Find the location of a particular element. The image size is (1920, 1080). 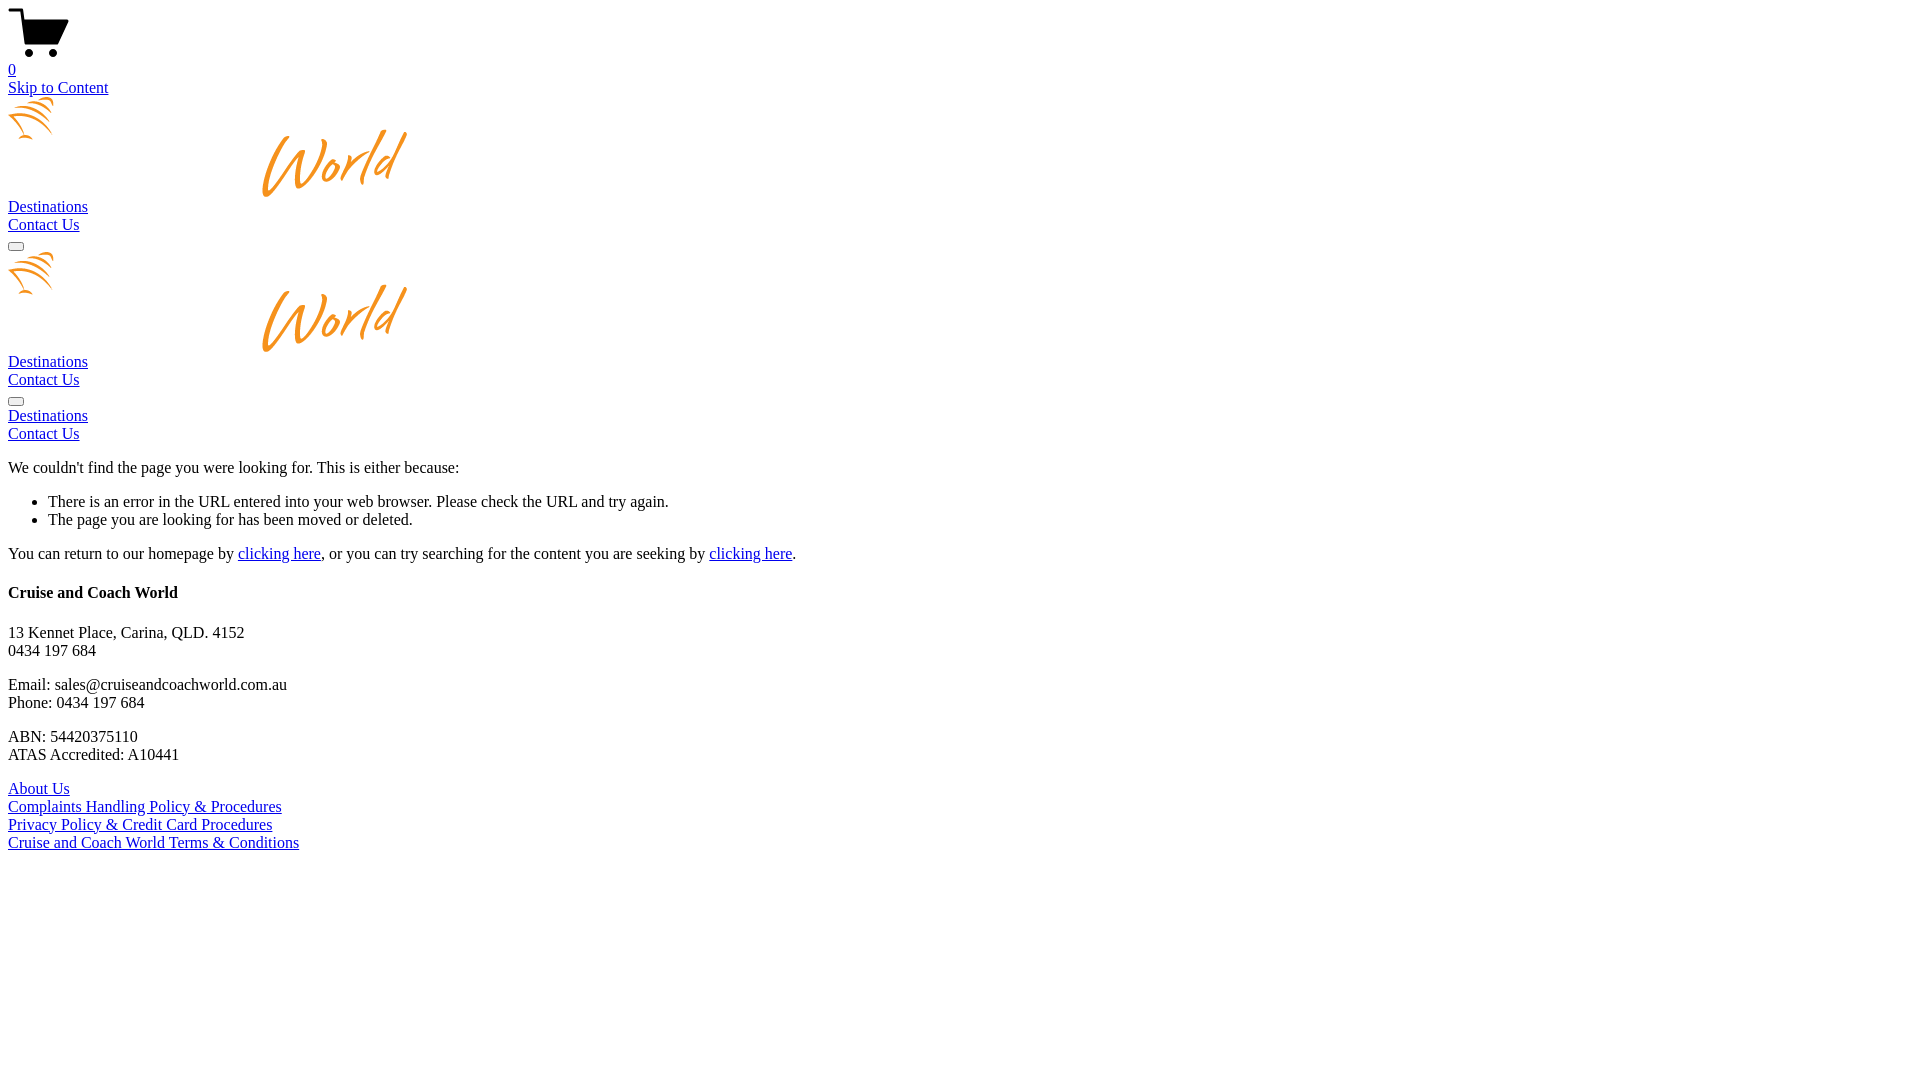

'clicking here' is located at coordinates (749, 553).